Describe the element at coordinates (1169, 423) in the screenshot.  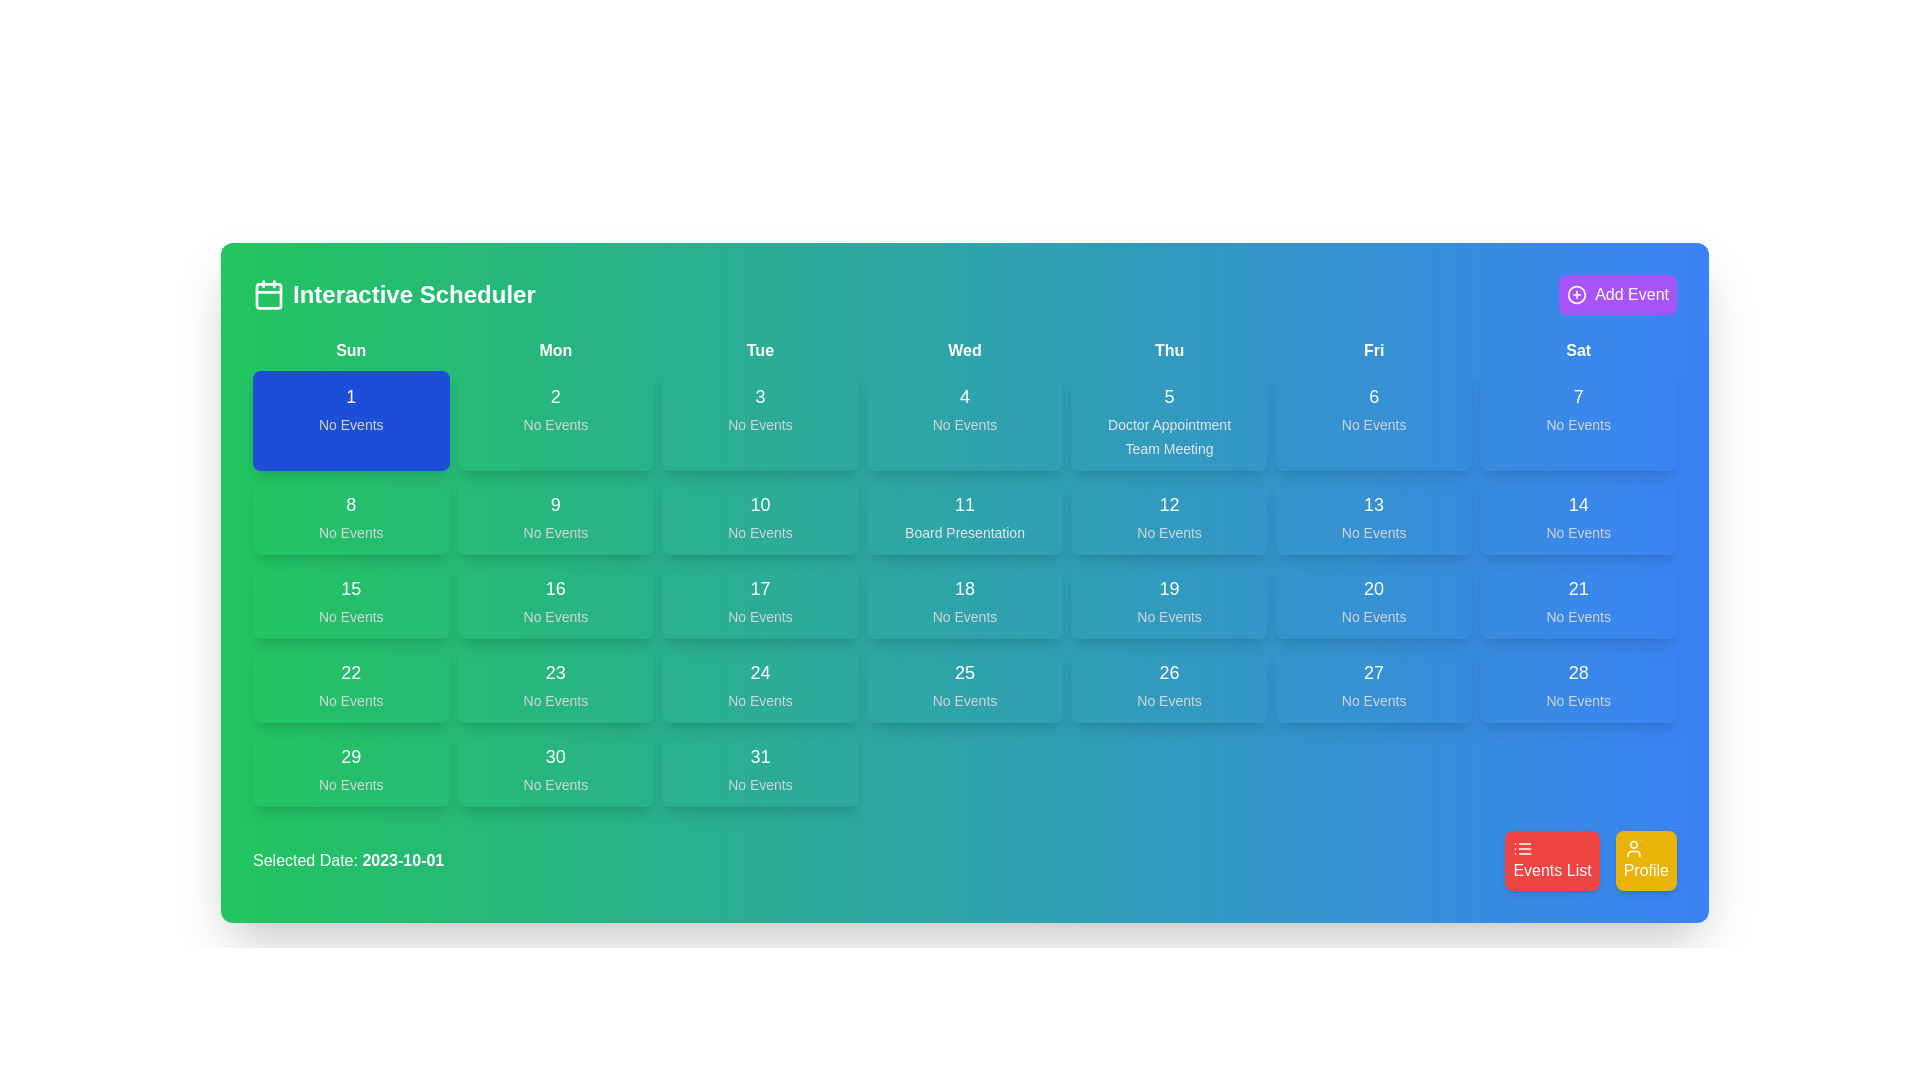
I see `displayed text of the 'Doctor Appointment' label located in the Thursday section of the calendar grid, positioned above the 'Team Meeting' label` at that location.